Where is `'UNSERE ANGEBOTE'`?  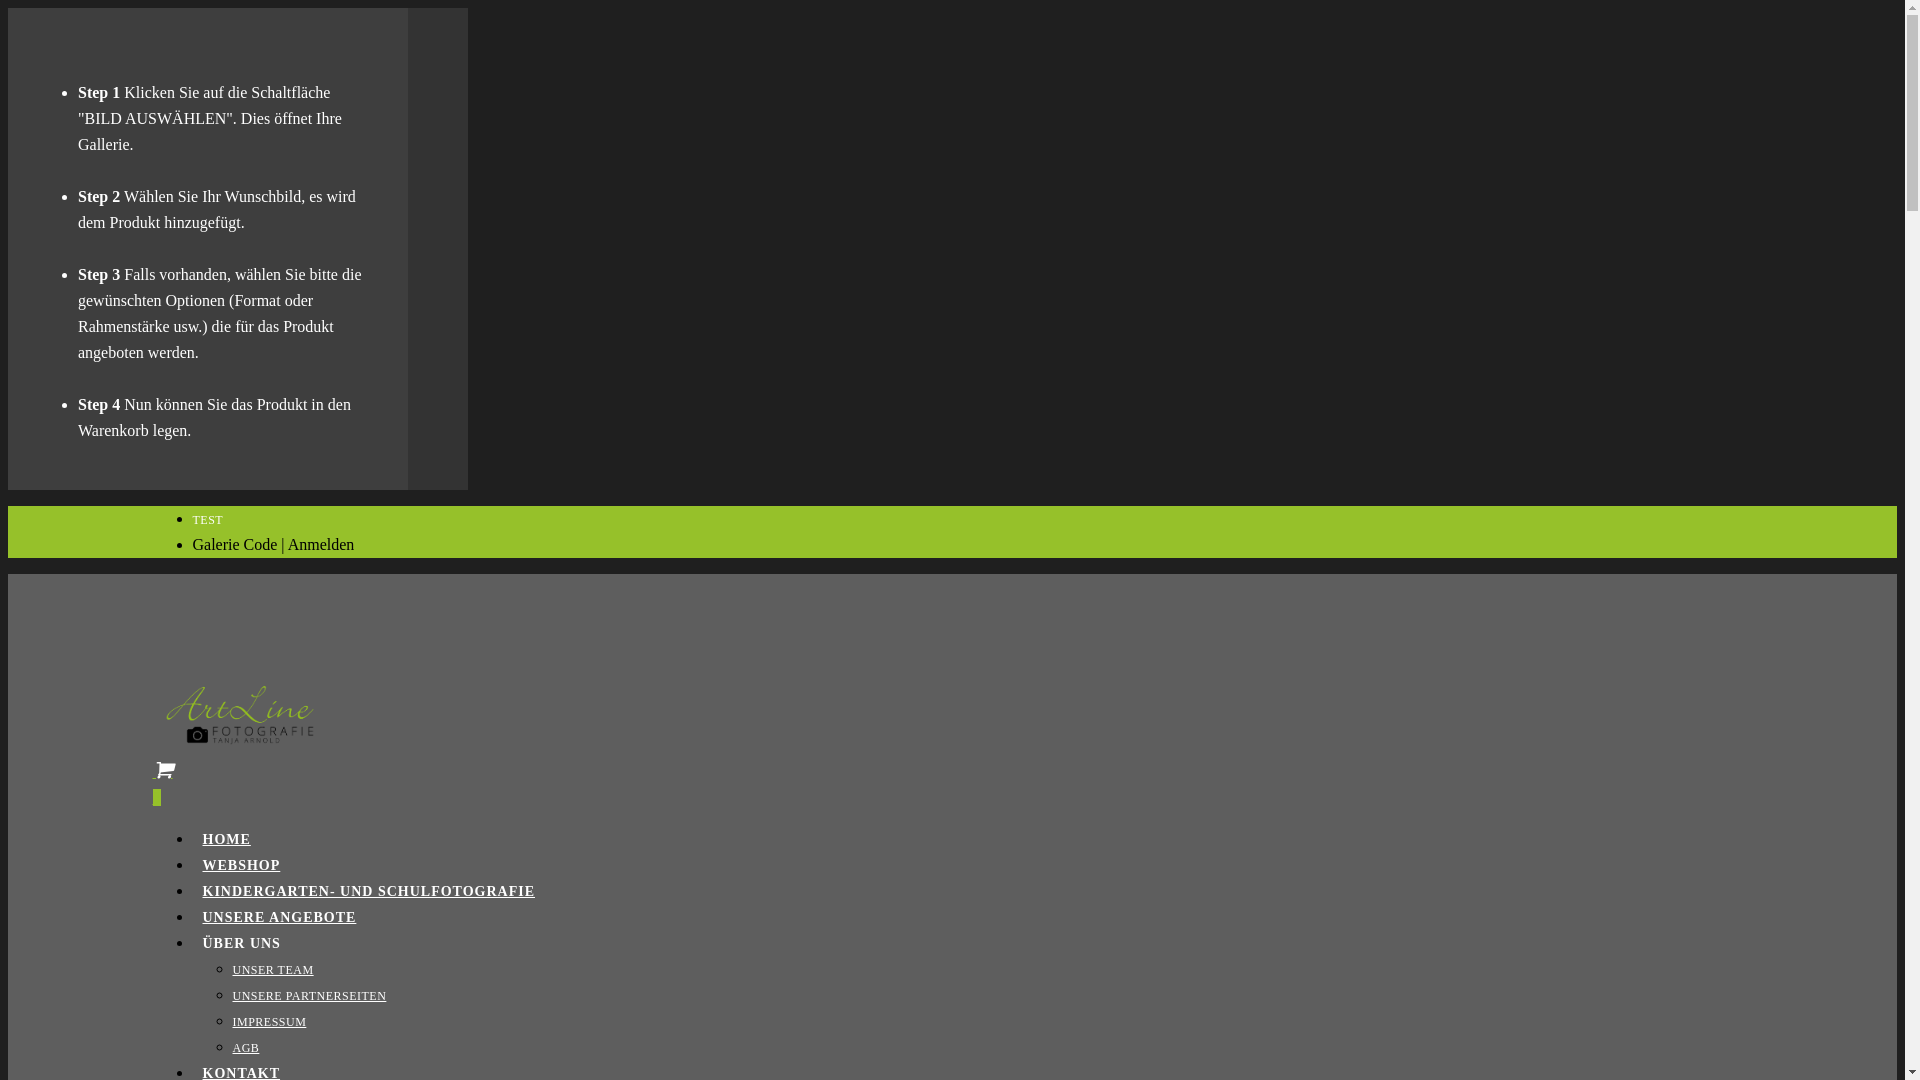
'UNSERE ANGEBOTE' is located at coordinates (277, 918).